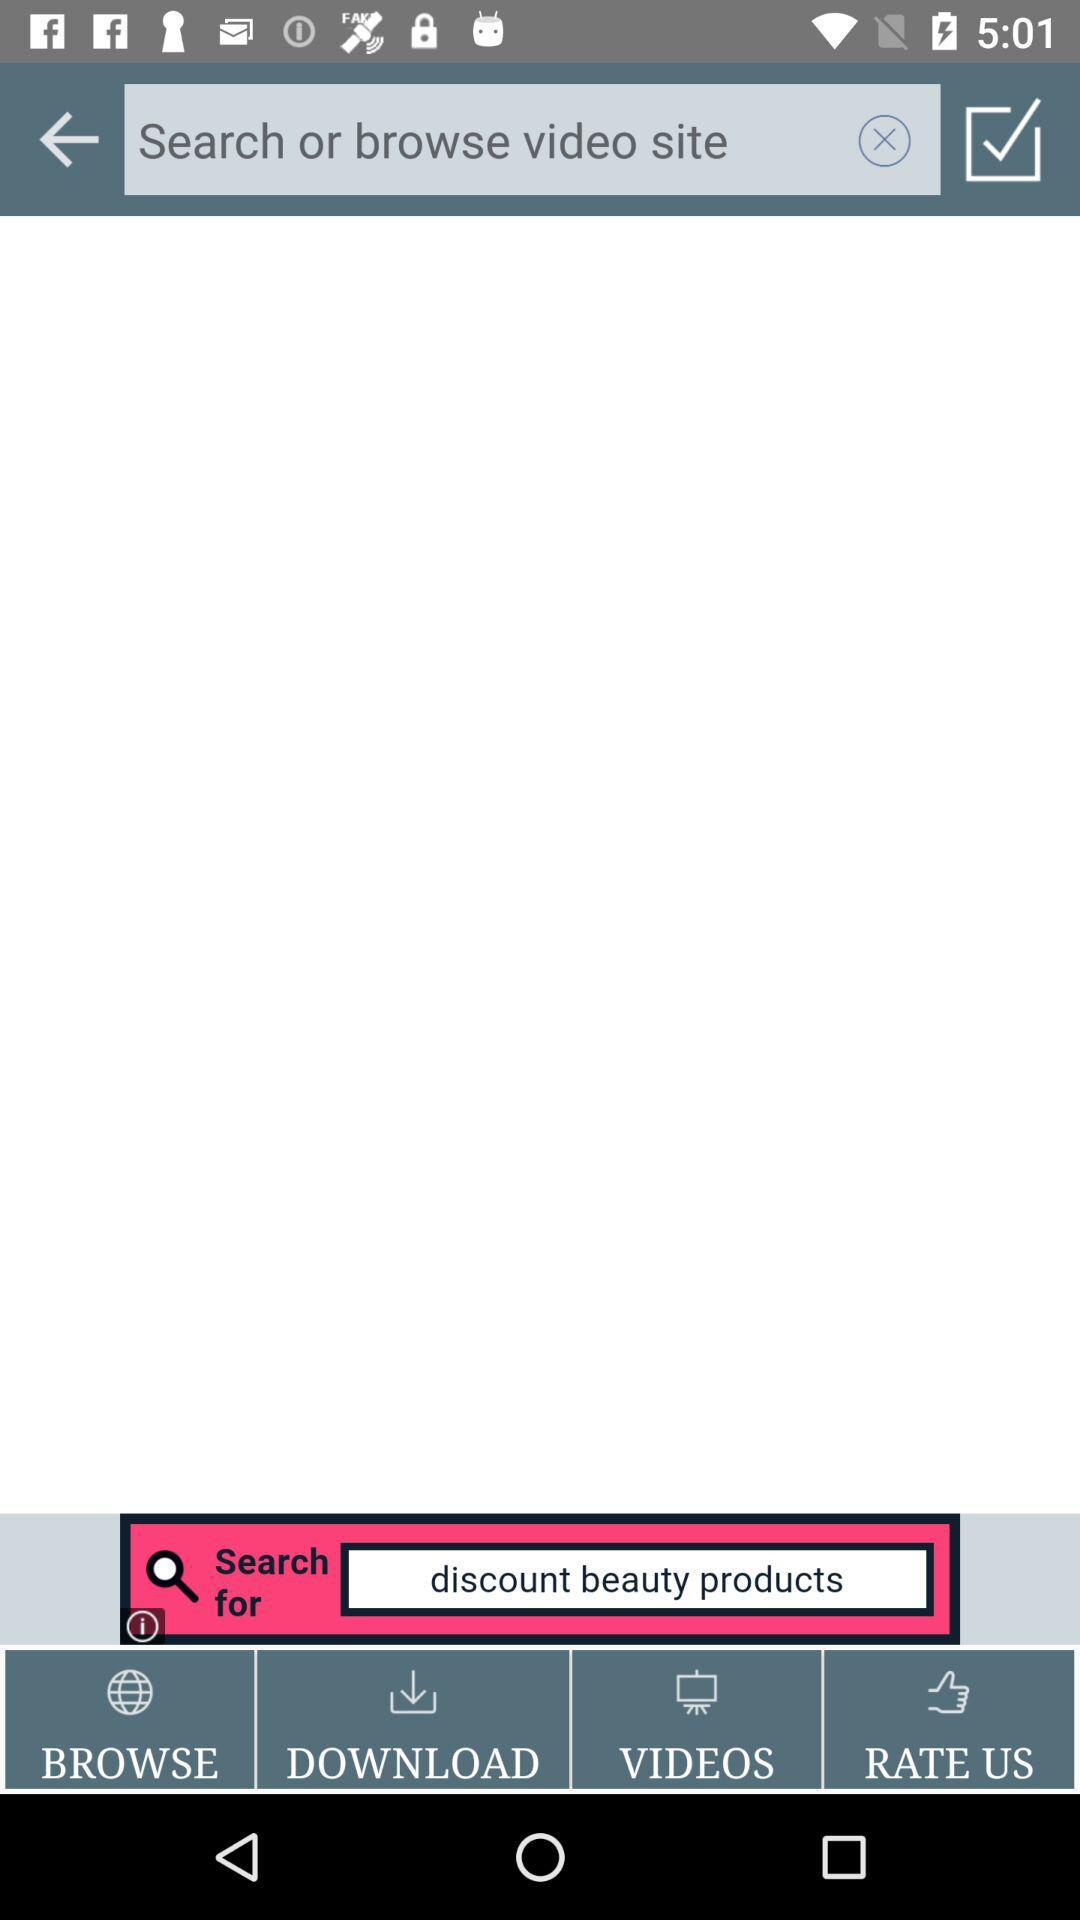  What do you see at coordinates (883, 138) in the screenshot?
I see `cancel search` at bounding box center [883, 138].